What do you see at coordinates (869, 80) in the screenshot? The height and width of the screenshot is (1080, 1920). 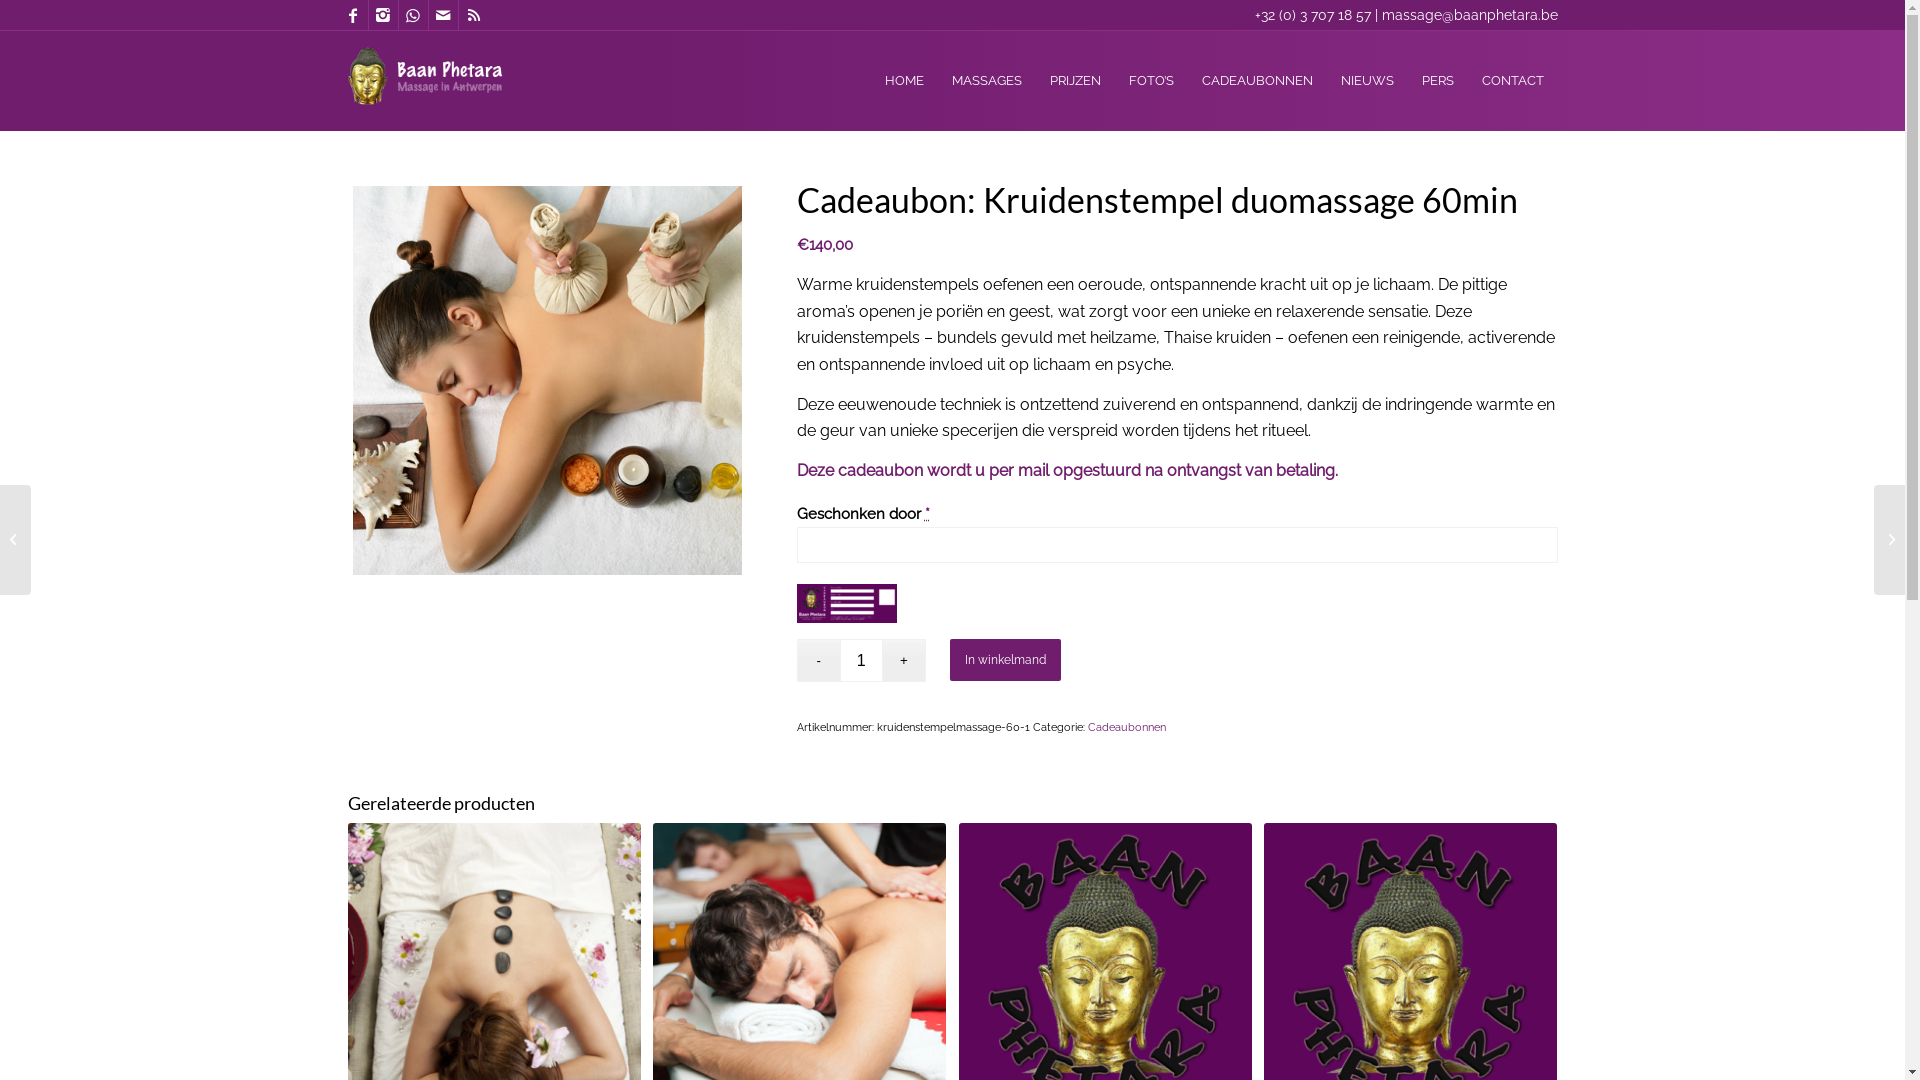 I see `'HOME'` at bounding box center [869, 80].